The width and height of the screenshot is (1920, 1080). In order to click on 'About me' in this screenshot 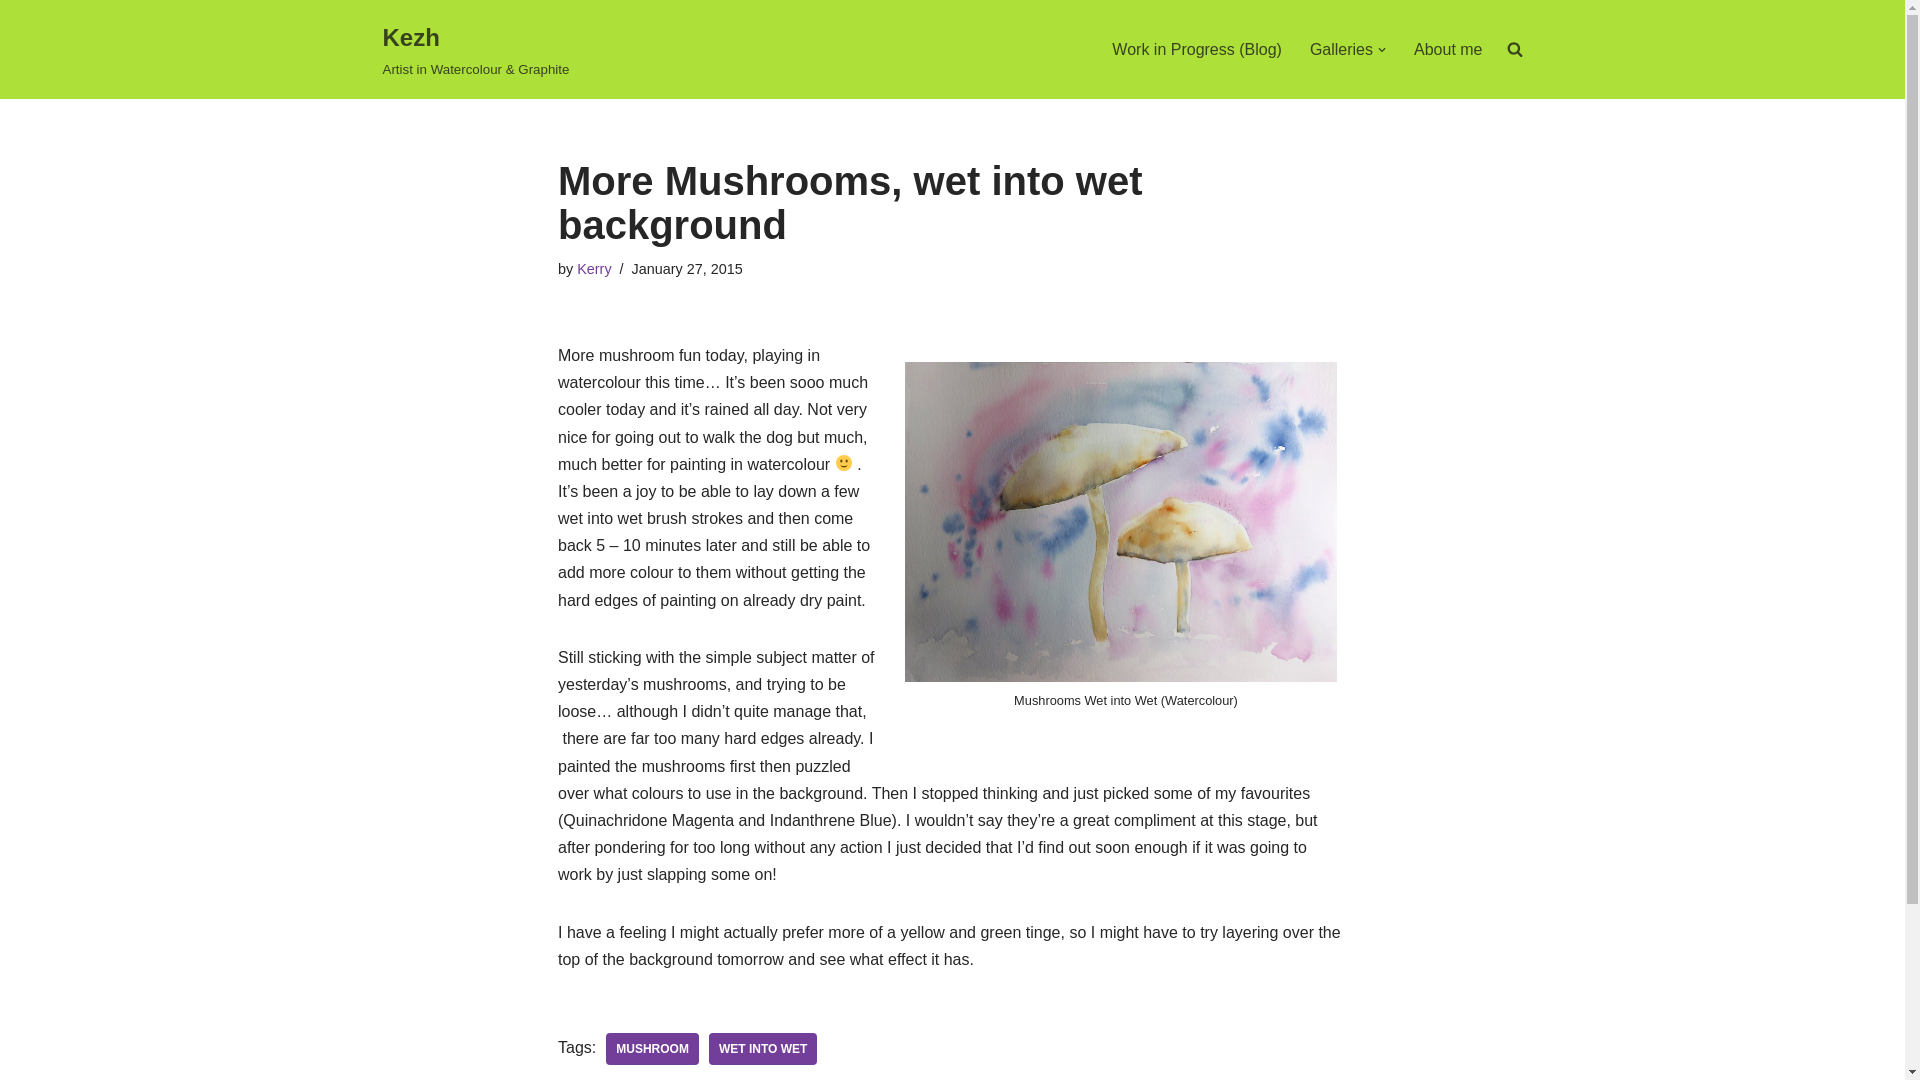, I will do `click(1448, 48)`.